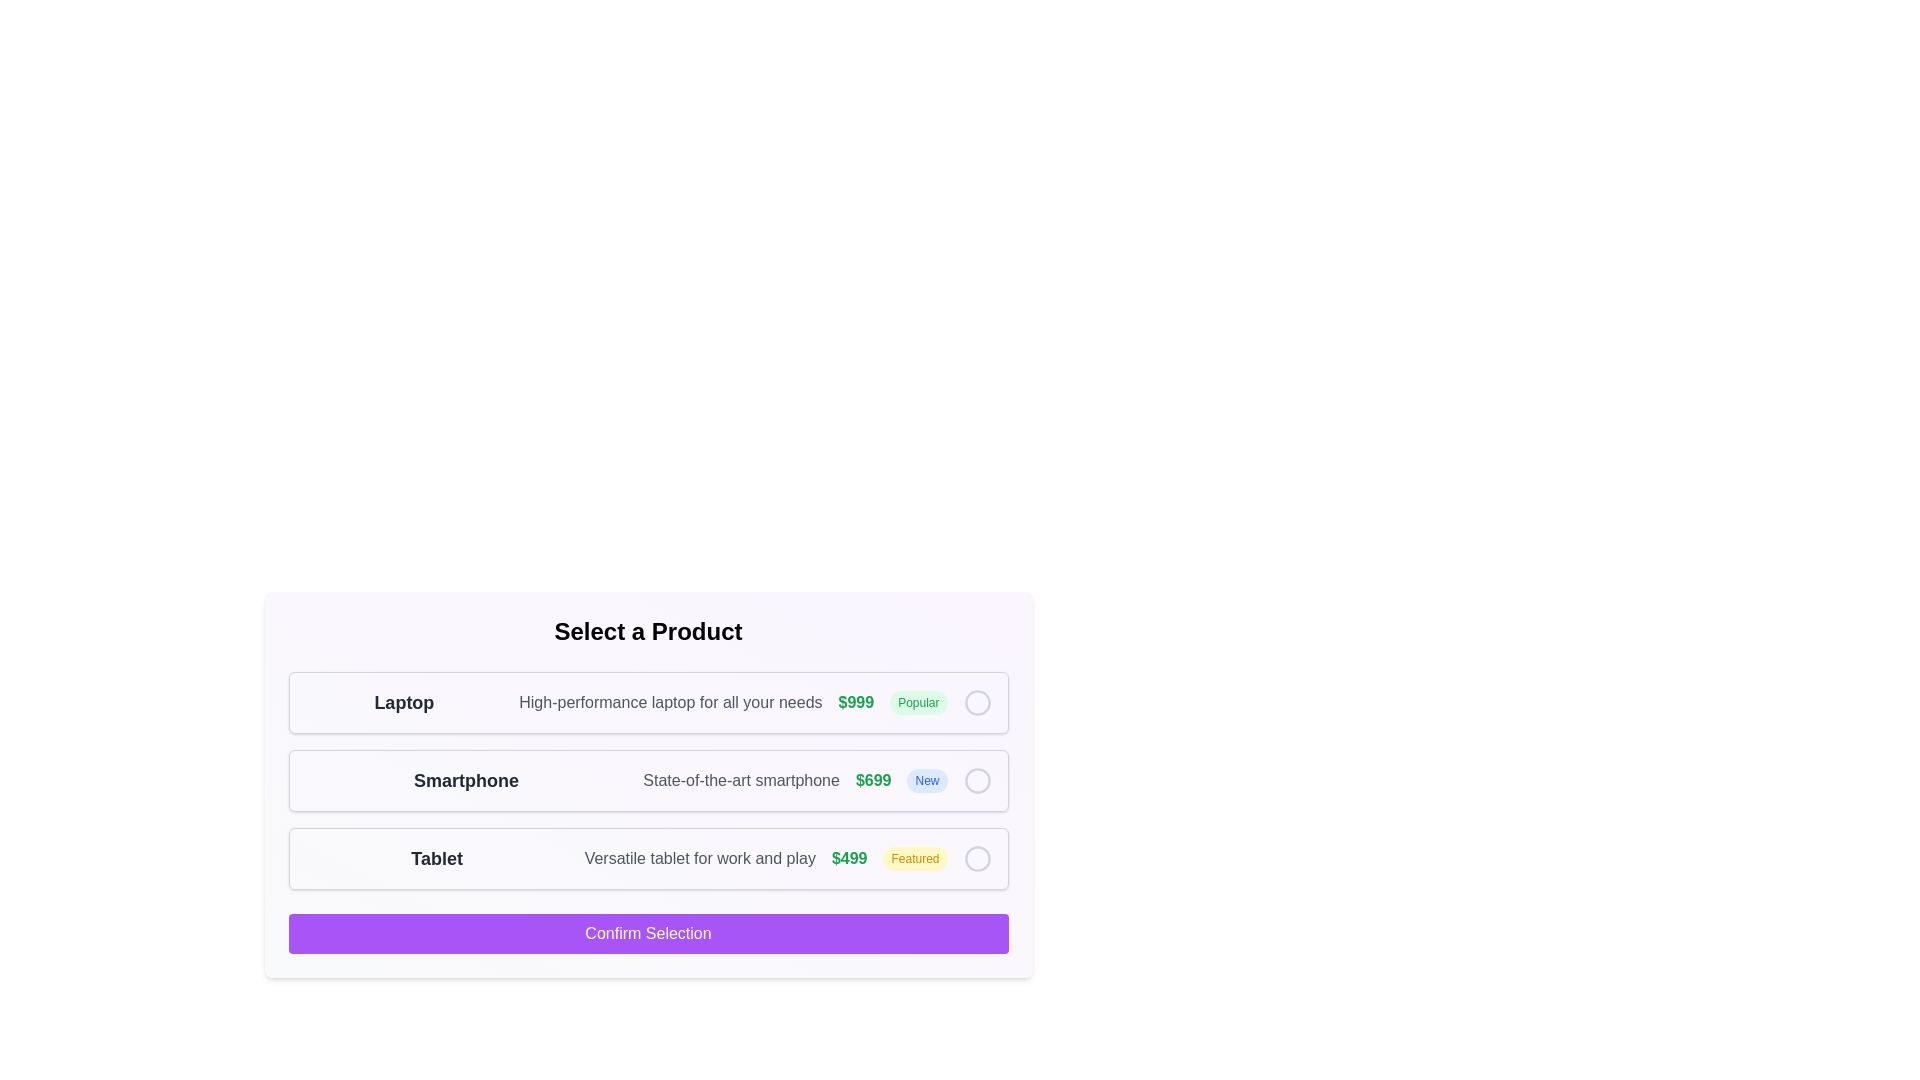  Describe the element at coordinates (648, 858) in the screenshot. I see `the radio button for the 'Tablet' option in the product list, which is the third item below 'Smartphone'` at that location.